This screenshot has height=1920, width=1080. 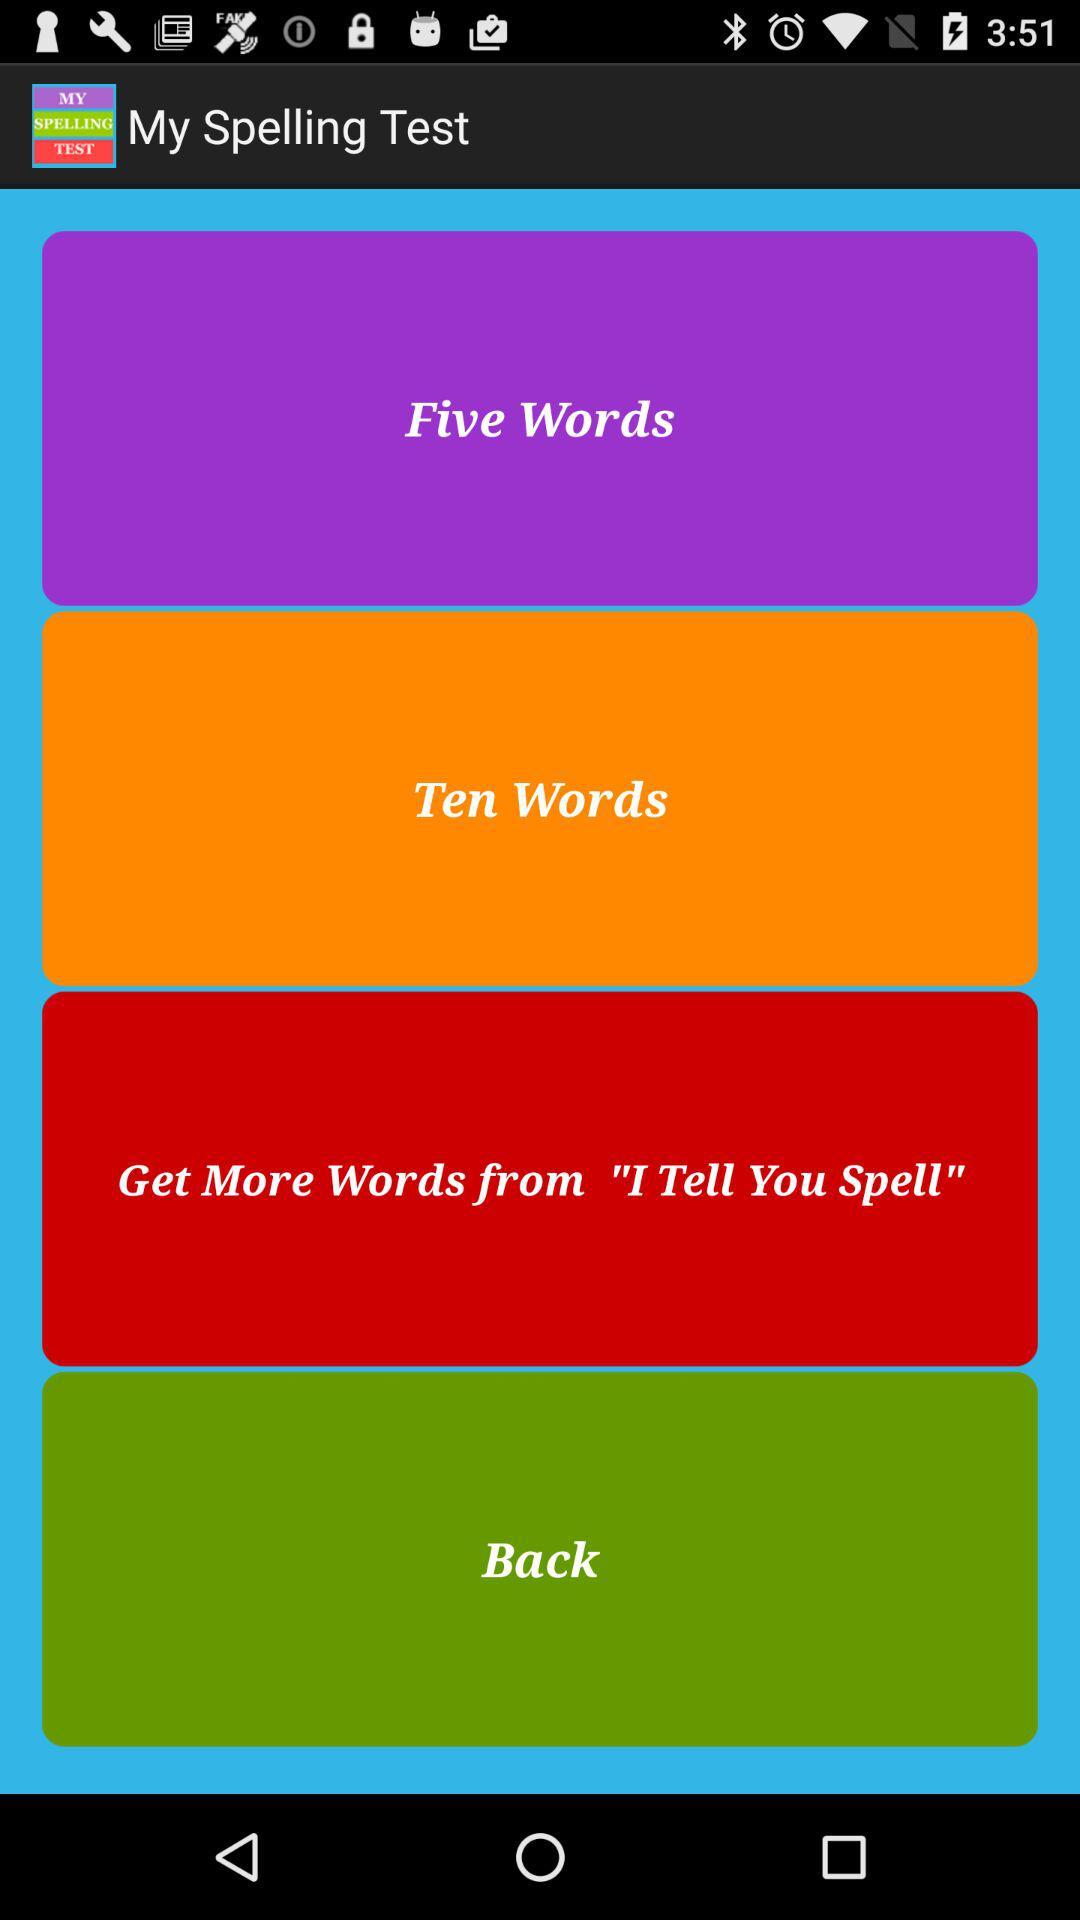 What do you see at coordinates (540, 797) in the screenshot?
I see `button above get more words` at bounding box center [540, 797].